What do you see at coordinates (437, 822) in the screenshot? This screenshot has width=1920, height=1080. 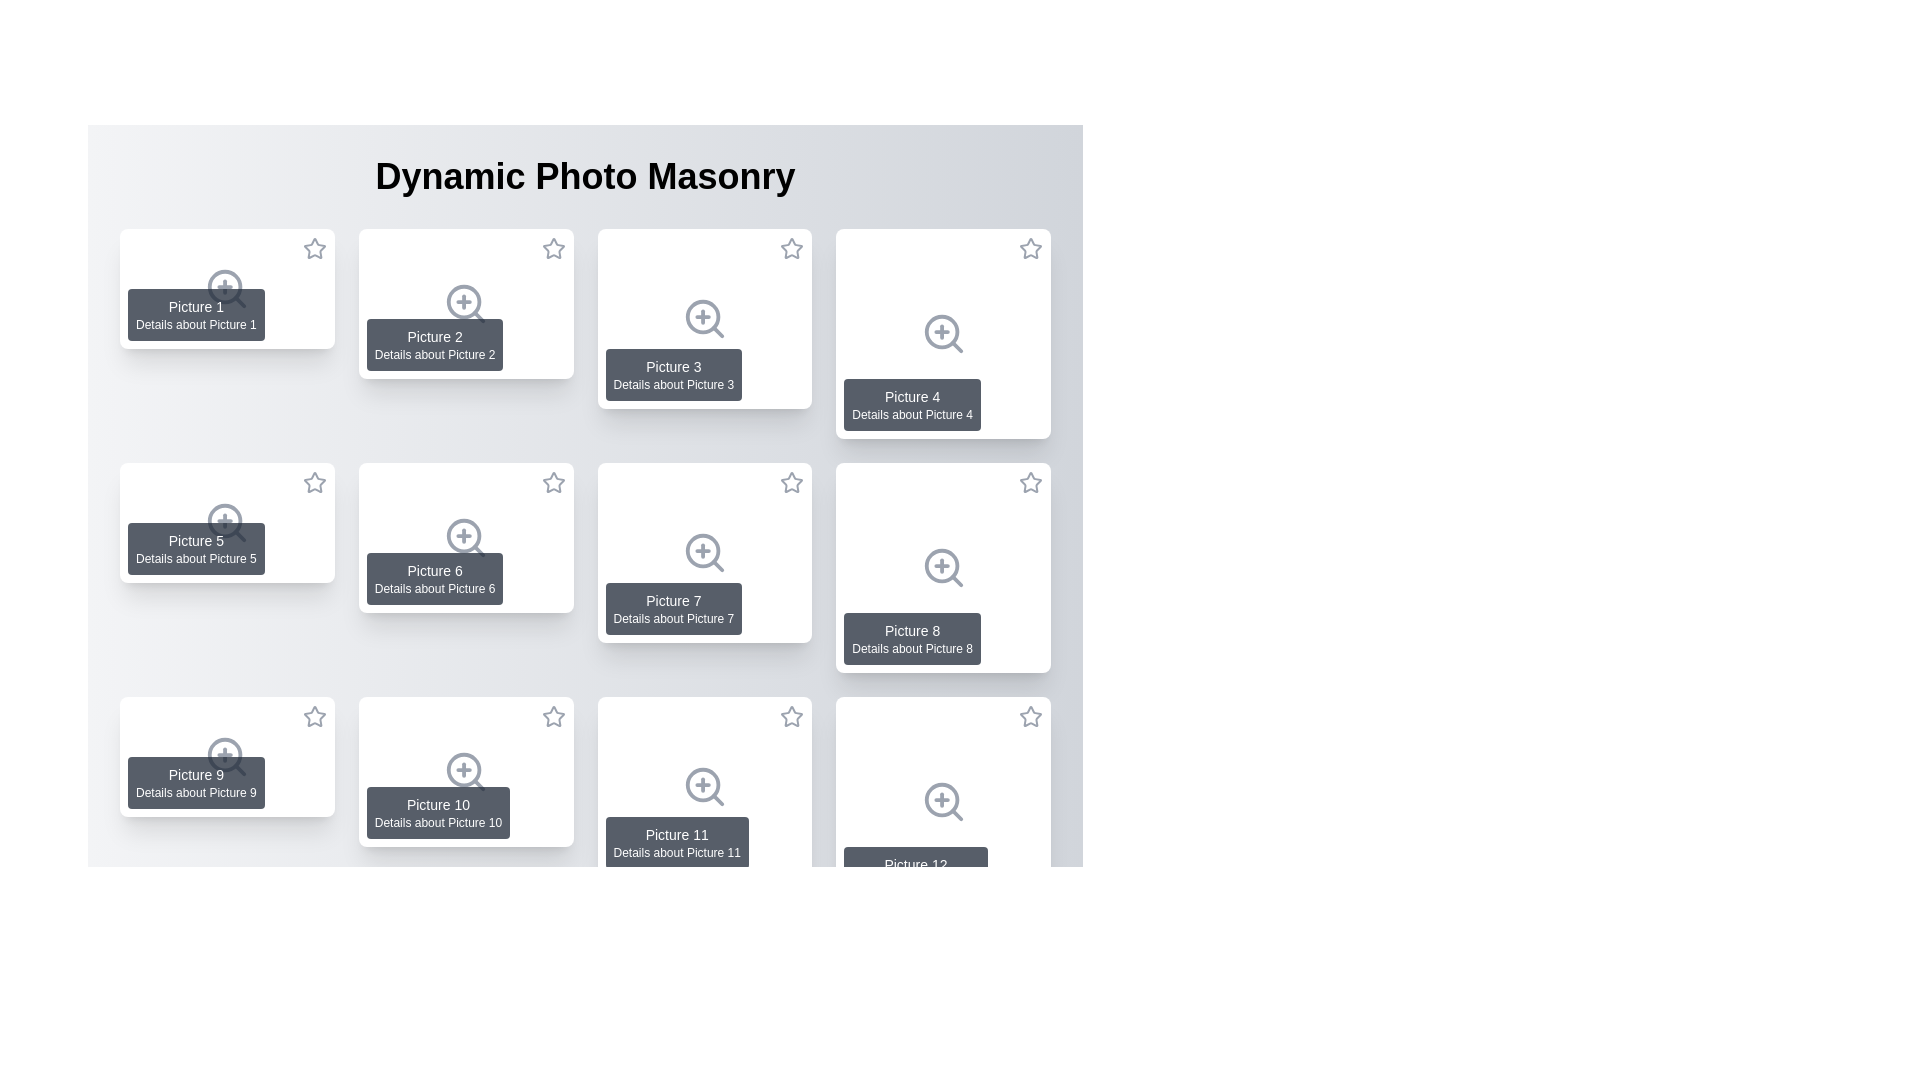 I see `descriptive text label located inside the card titled 'Picture 10', which is positioned directly below the heading text within the card` at bounding box center [437, 822].